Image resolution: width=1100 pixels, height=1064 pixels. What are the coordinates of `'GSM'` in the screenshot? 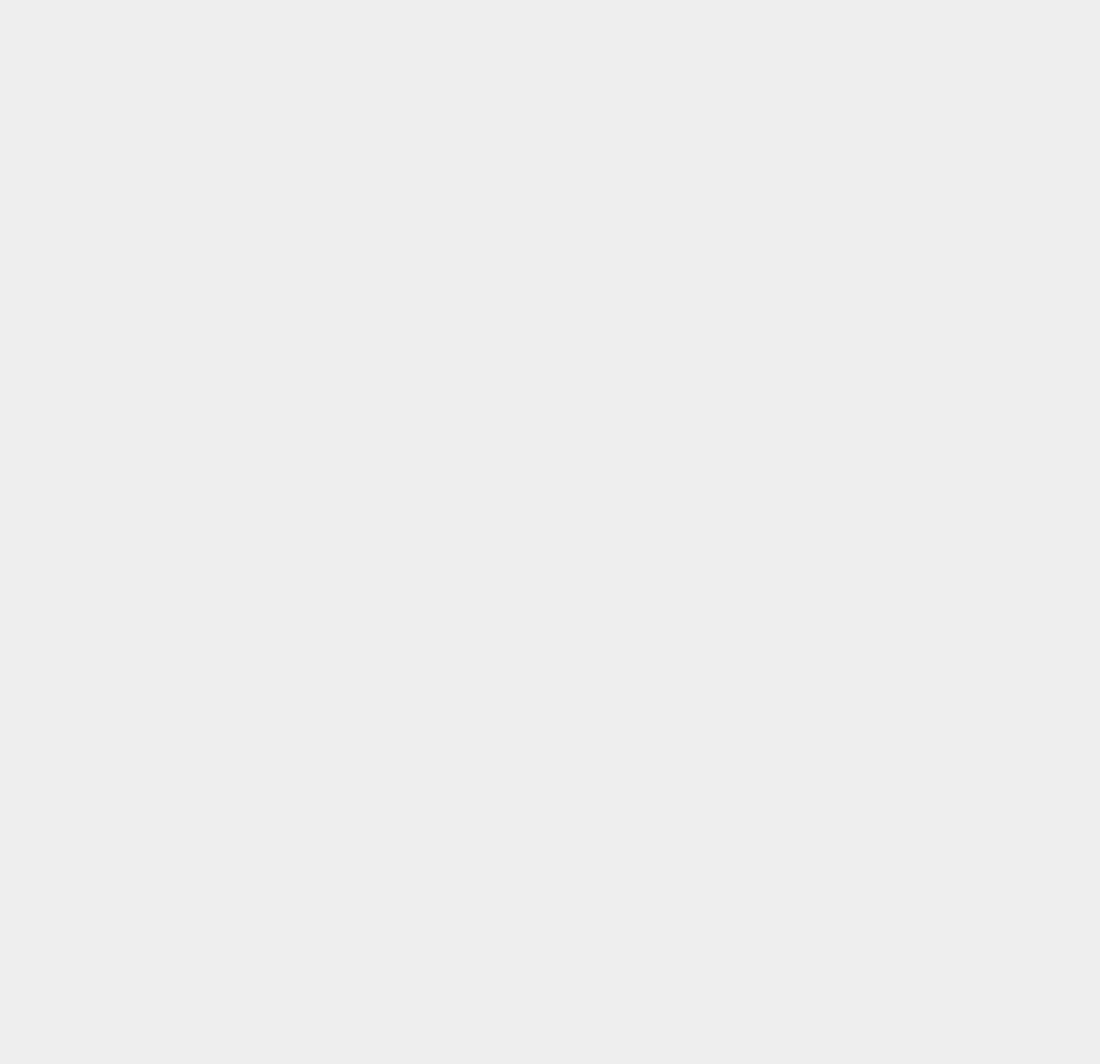 It's located at (792, 565).